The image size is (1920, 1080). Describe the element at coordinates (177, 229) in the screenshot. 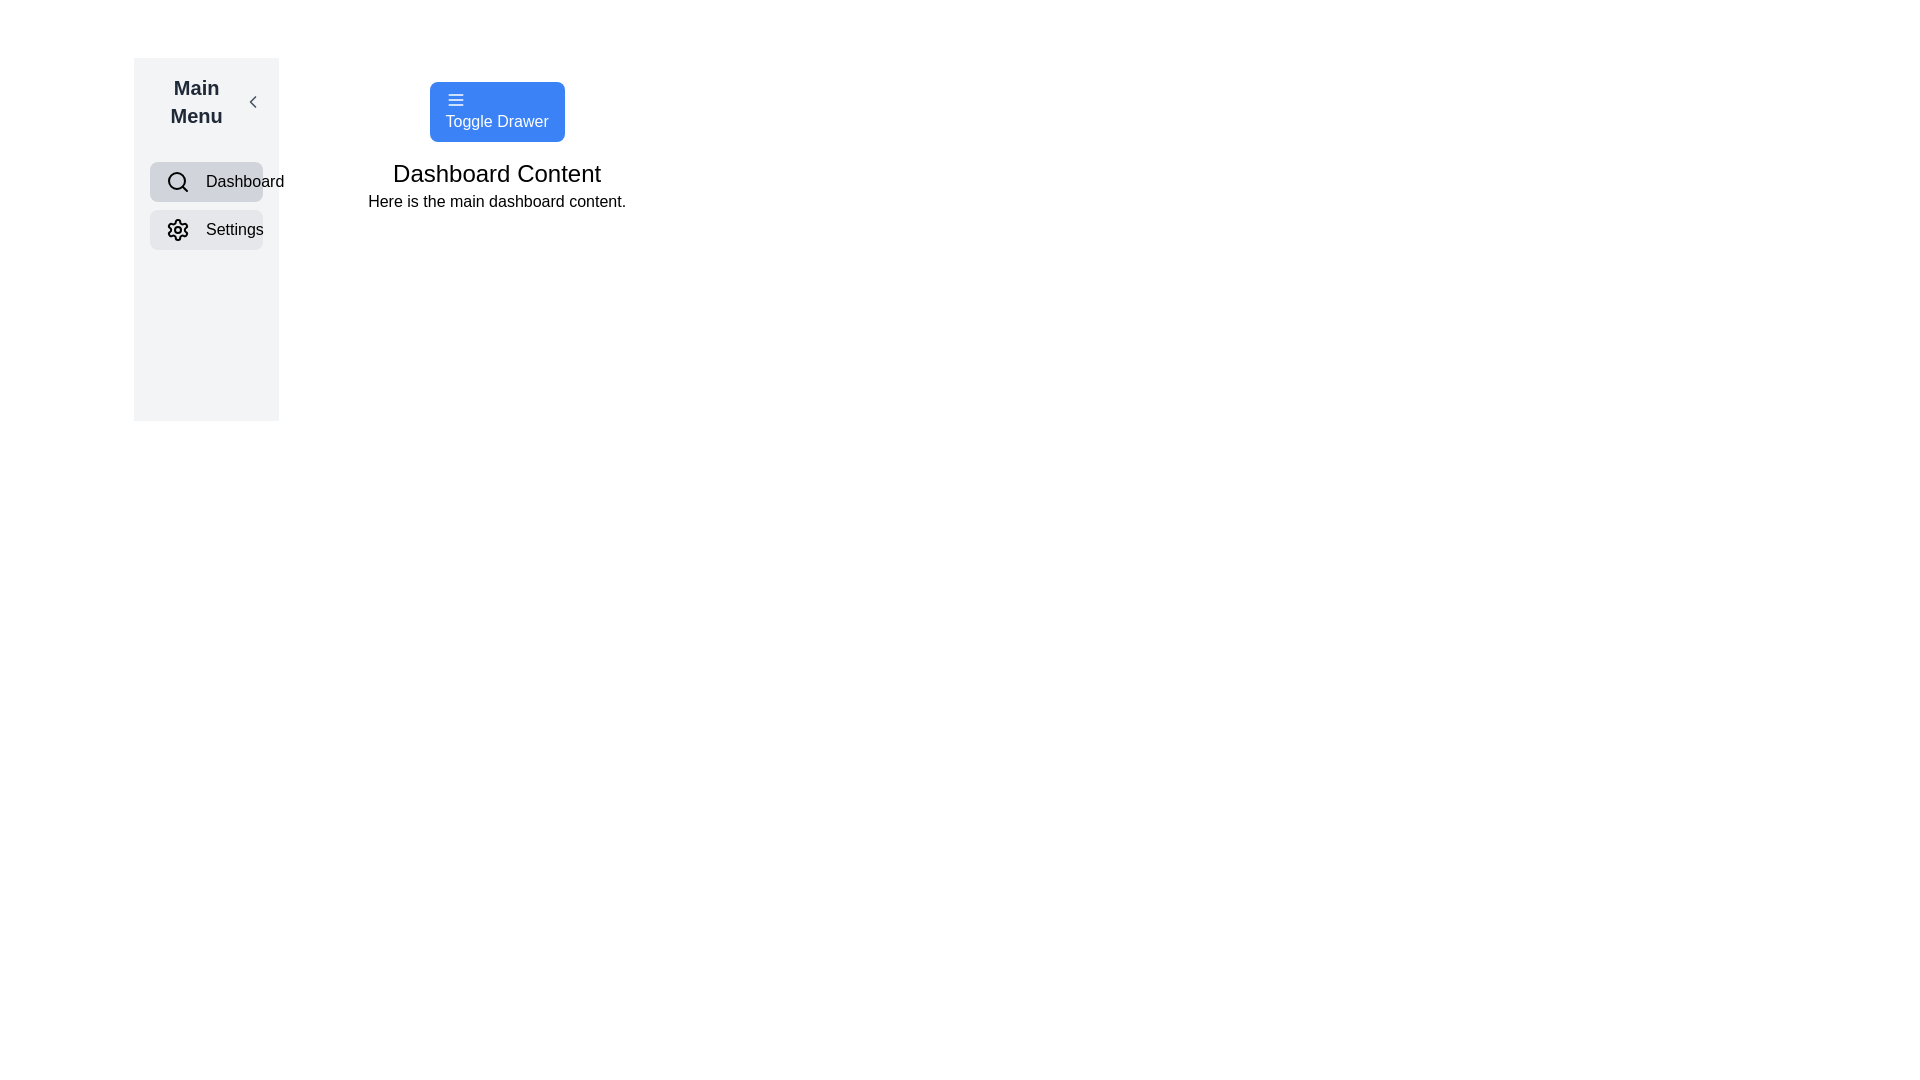

I see `the settings icon located on the left sidebar, which is directly to the left of the 'Settings' text` at that location.